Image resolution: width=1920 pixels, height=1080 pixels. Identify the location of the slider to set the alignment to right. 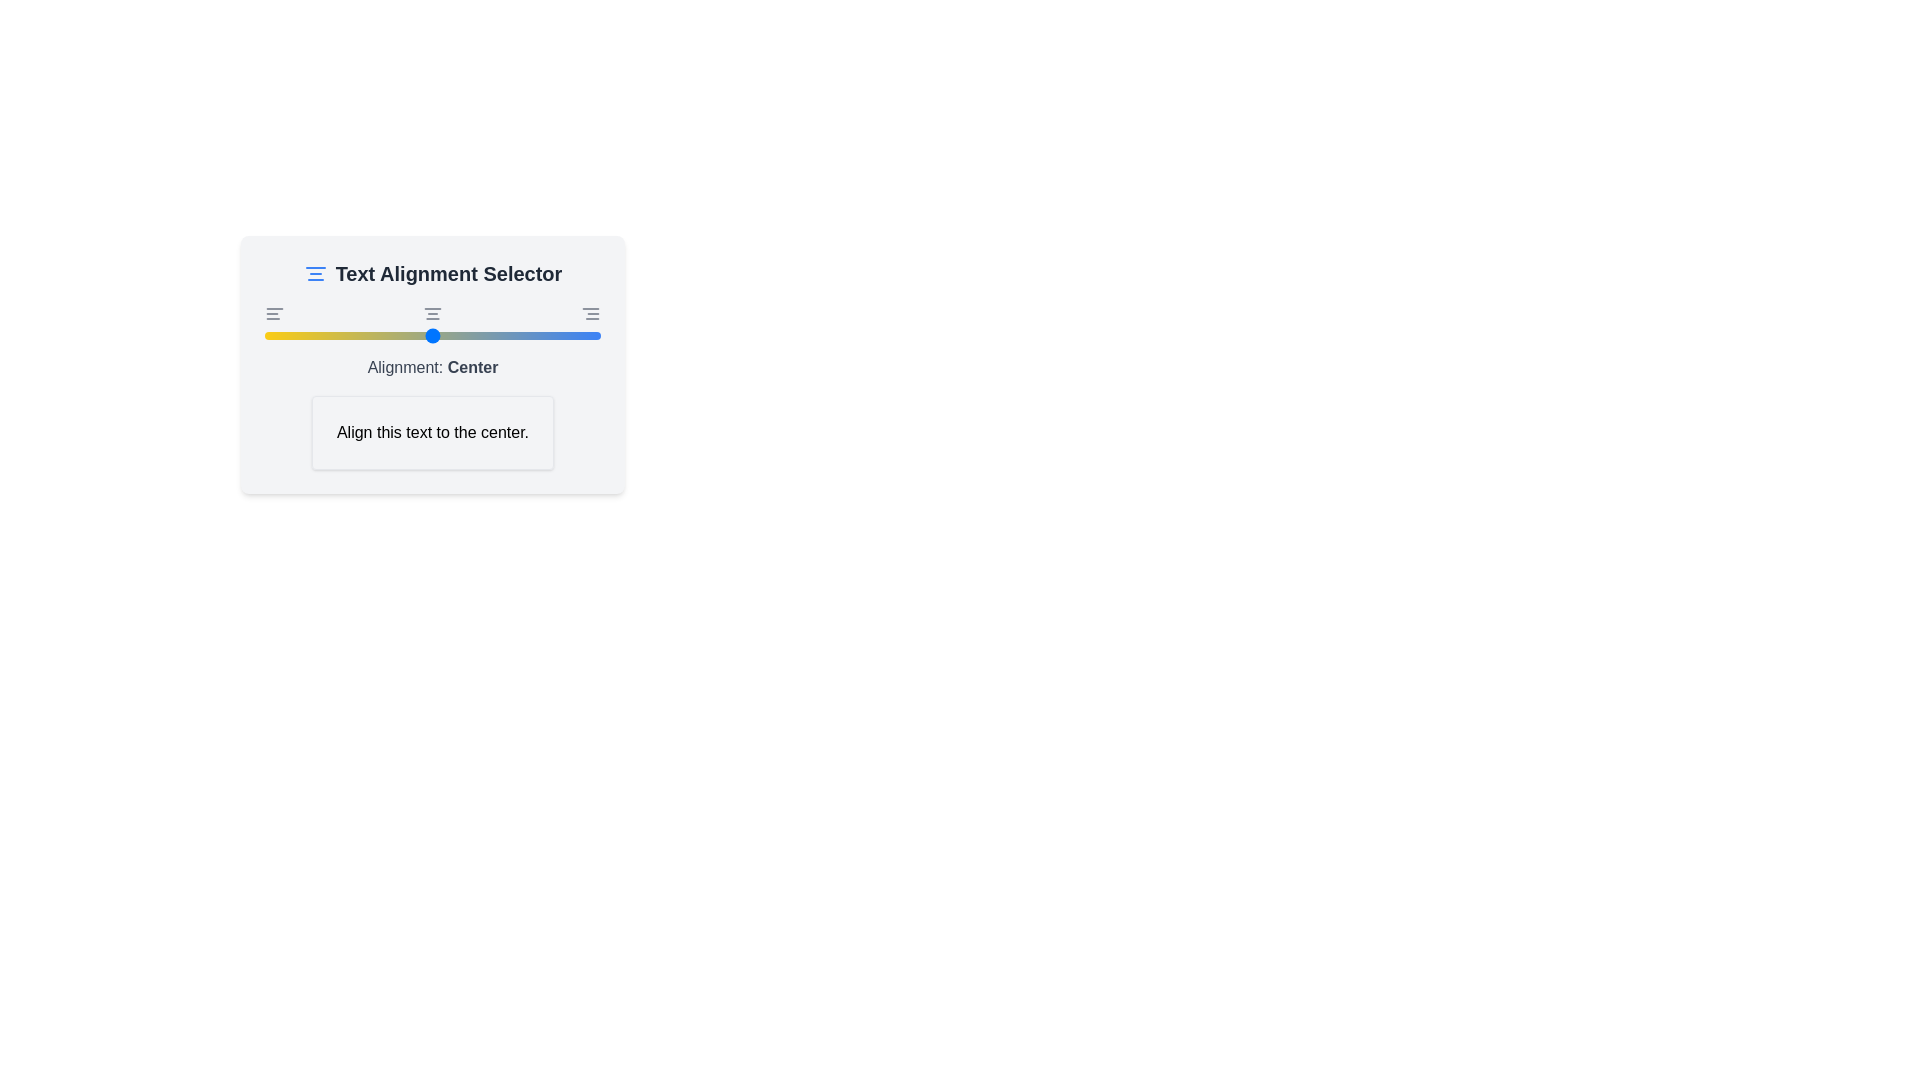
(599, 334).